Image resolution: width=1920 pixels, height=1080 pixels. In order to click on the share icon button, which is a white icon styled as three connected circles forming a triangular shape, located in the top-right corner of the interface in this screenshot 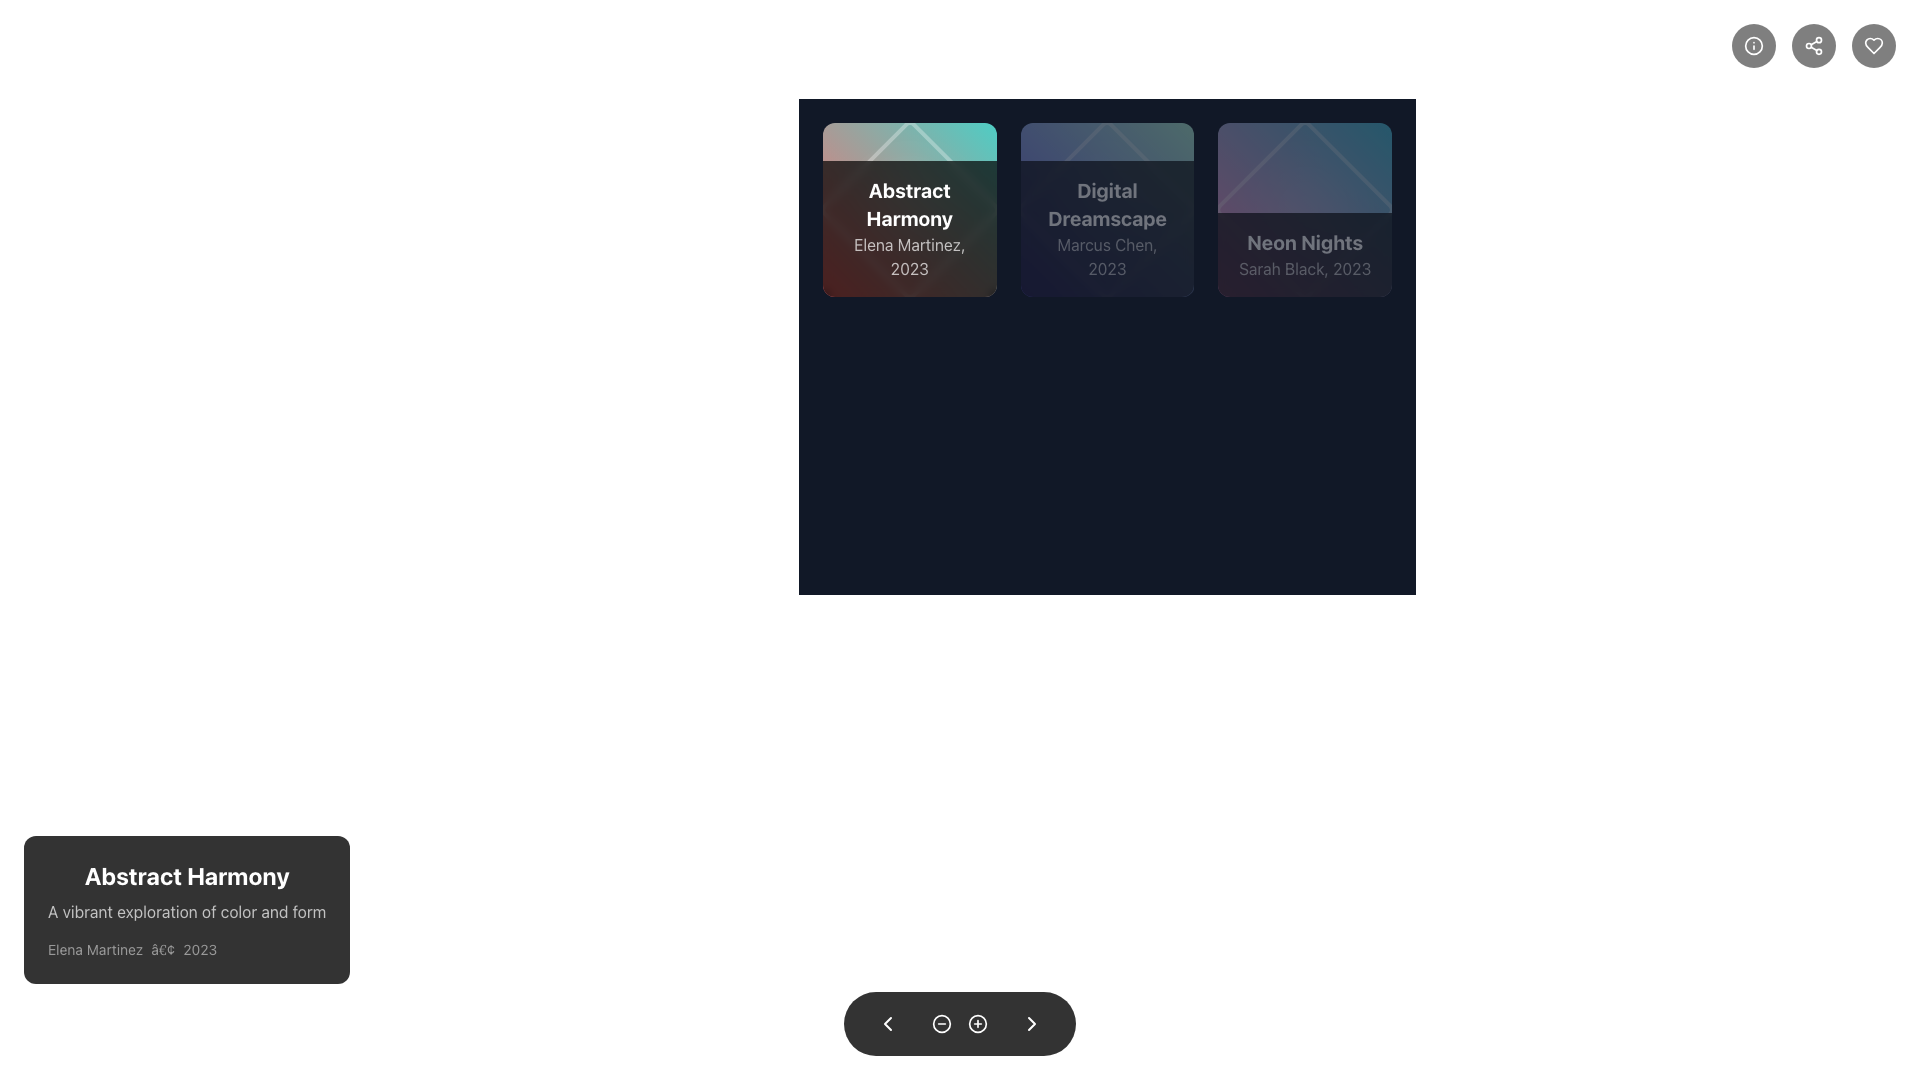, I will do `click(1814, 45)`.